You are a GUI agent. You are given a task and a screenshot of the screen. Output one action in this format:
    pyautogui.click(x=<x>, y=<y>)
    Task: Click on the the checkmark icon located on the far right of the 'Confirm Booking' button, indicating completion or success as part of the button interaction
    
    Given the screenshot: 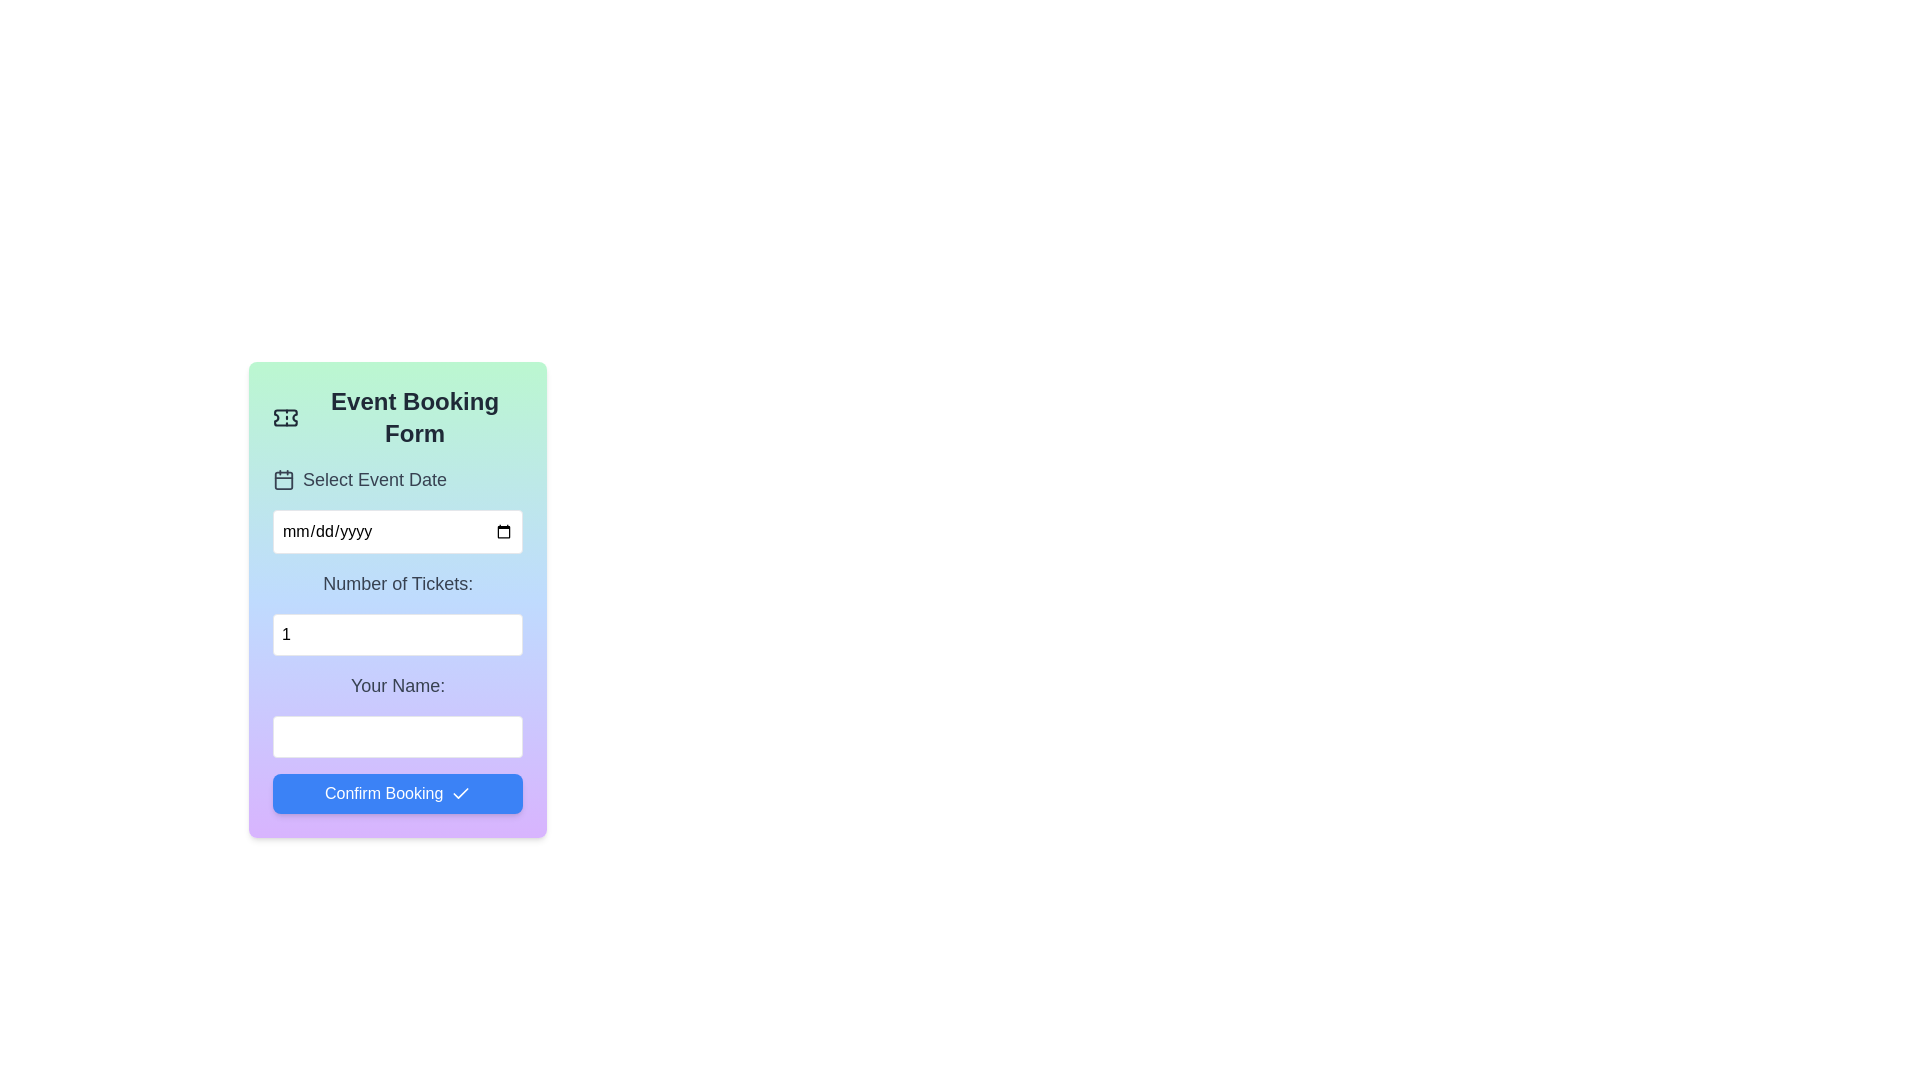 What is the action you would take?
    pyautogui.click(x=460, y=793)
    